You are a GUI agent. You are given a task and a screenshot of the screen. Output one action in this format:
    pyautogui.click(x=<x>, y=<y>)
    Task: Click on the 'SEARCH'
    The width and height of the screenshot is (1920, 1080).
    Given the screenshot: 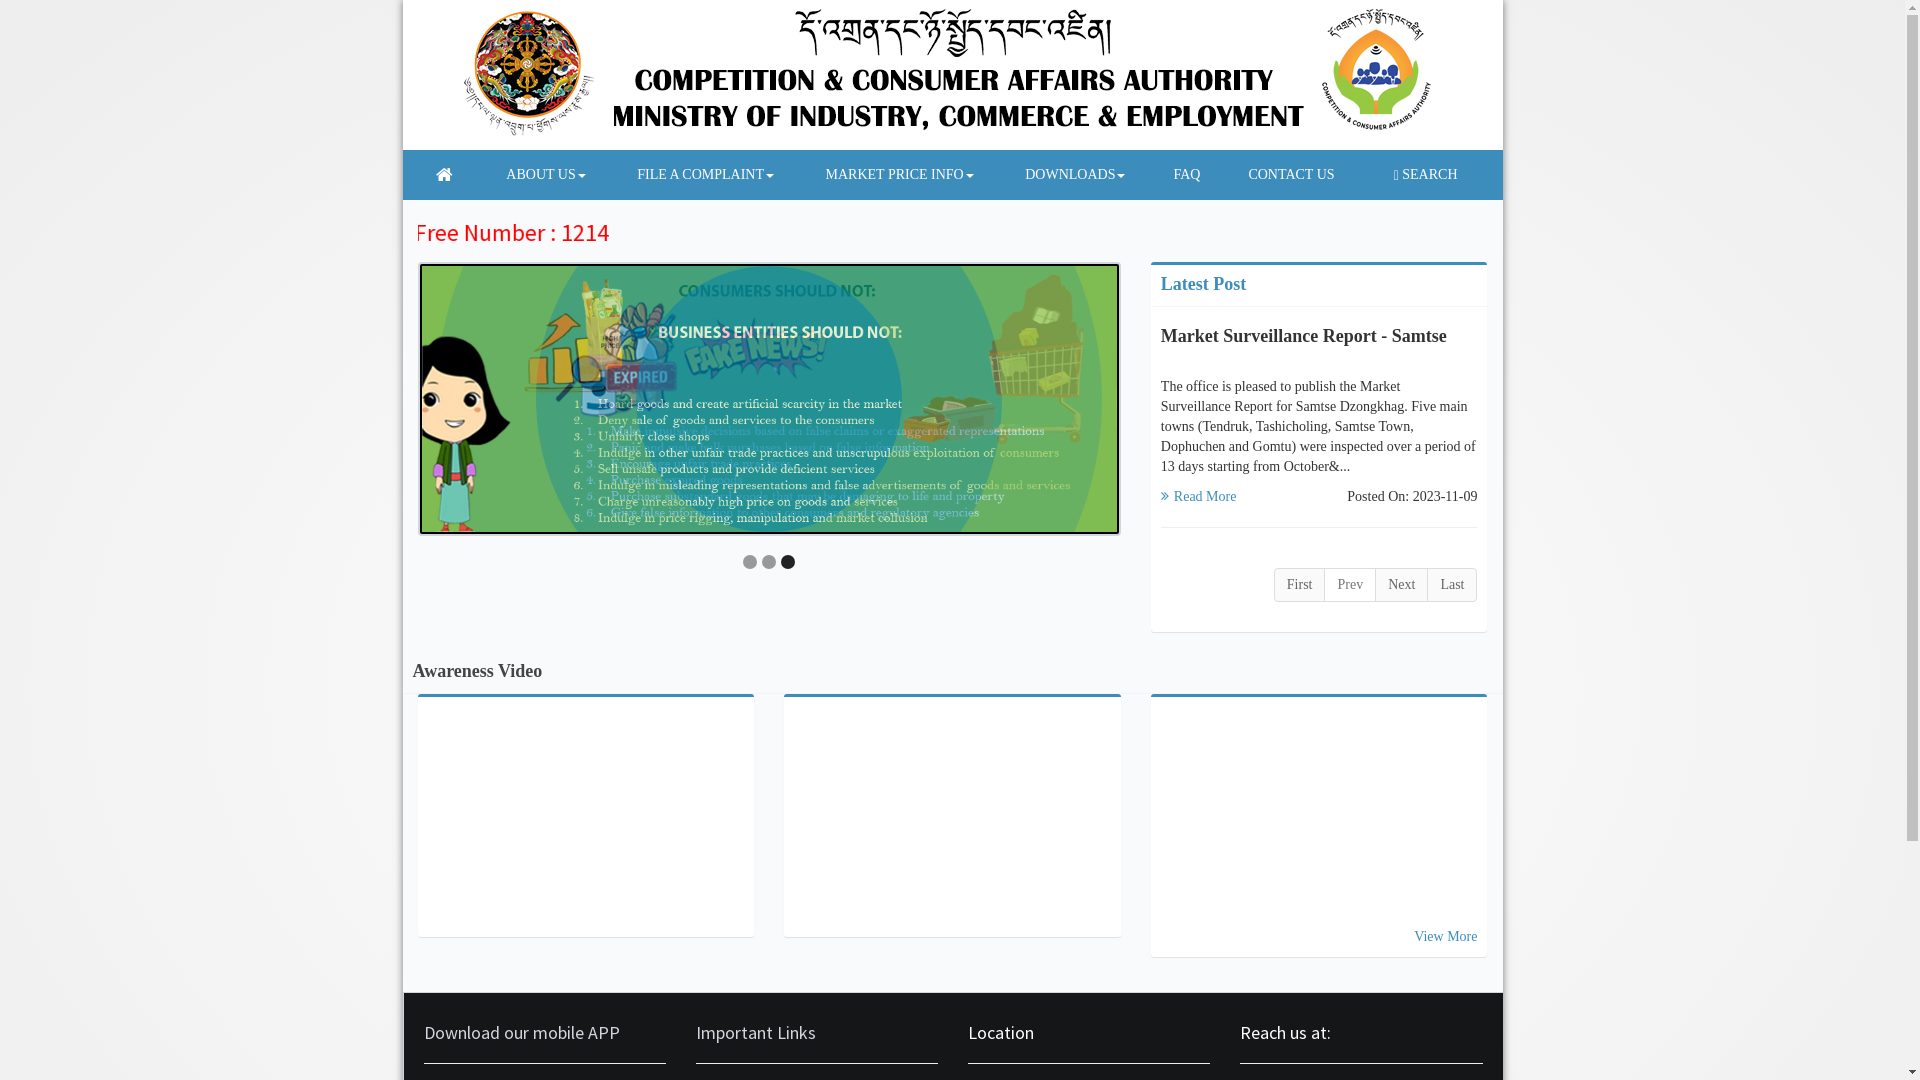 What is the action you would take?
    pyautogui.click(x=1424, y=173)
    